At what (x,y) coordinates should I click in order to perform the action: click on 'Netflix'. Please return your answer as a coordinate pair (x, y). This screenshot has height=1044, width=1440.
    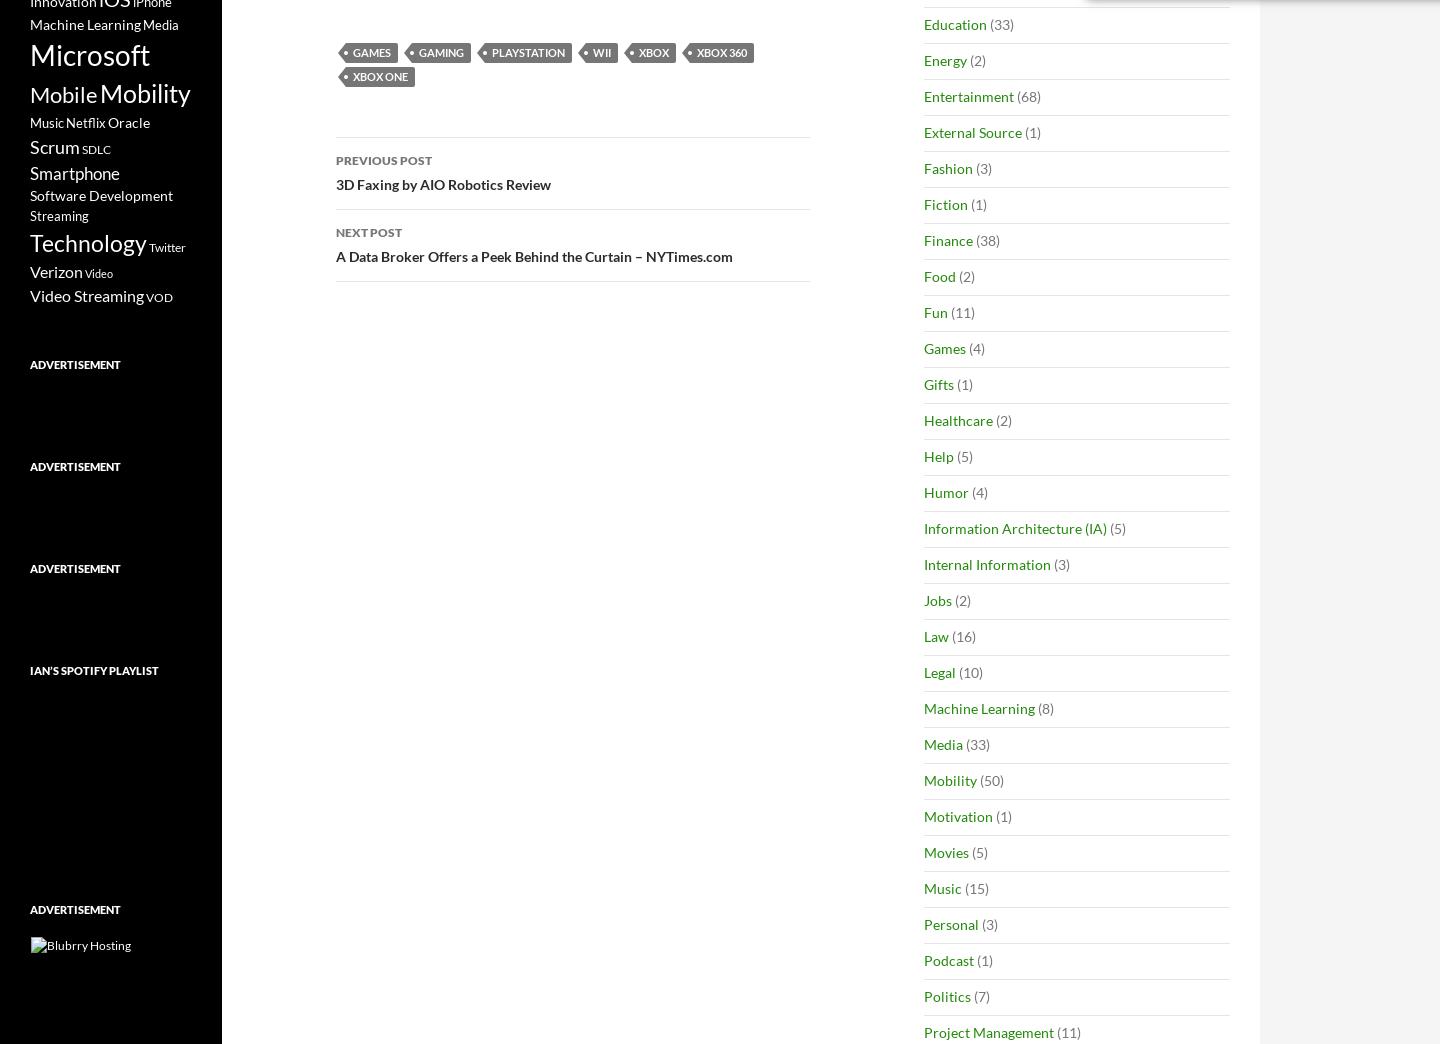
    Looking at the image, I should click on (85, 122).